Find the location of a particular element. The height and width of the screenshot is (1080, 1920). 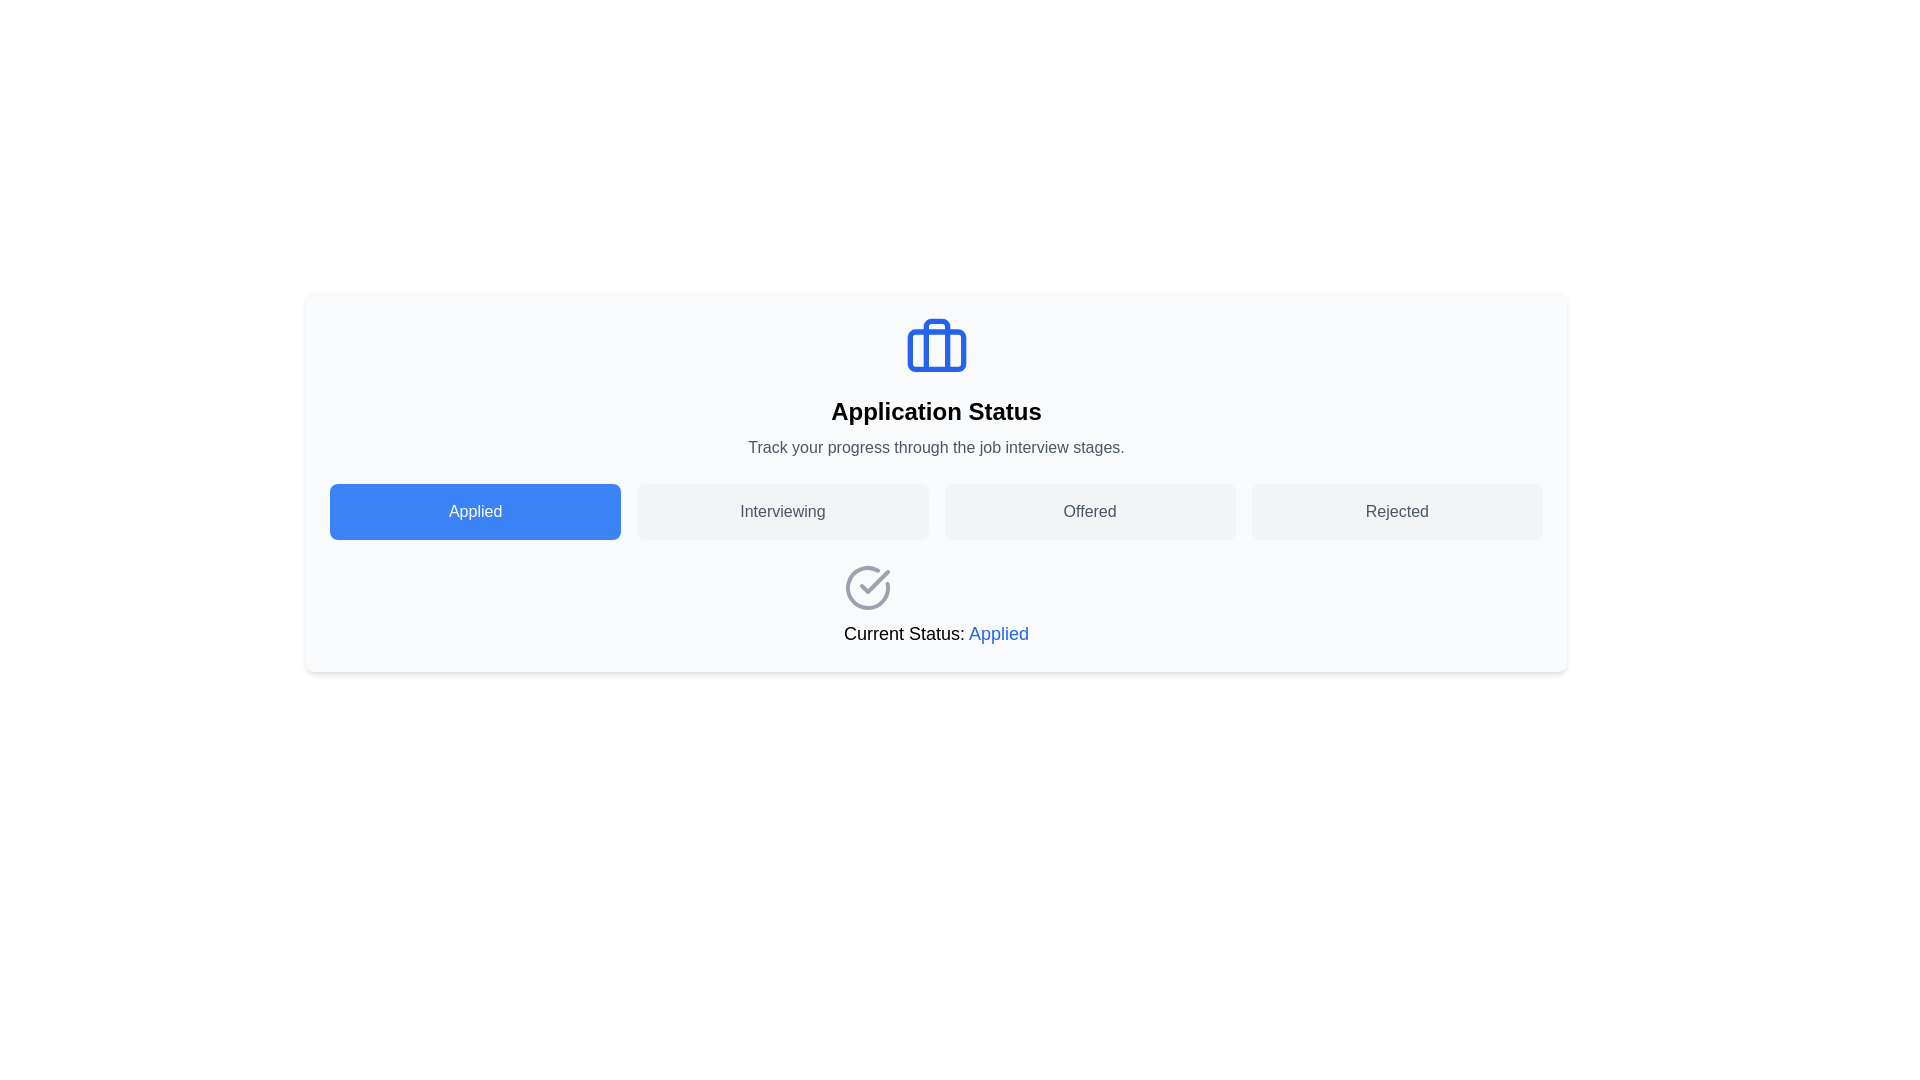

the graphical checkmark icon that indicates successful action within the 'Application Status' interface is located at coordinates (874, 582).